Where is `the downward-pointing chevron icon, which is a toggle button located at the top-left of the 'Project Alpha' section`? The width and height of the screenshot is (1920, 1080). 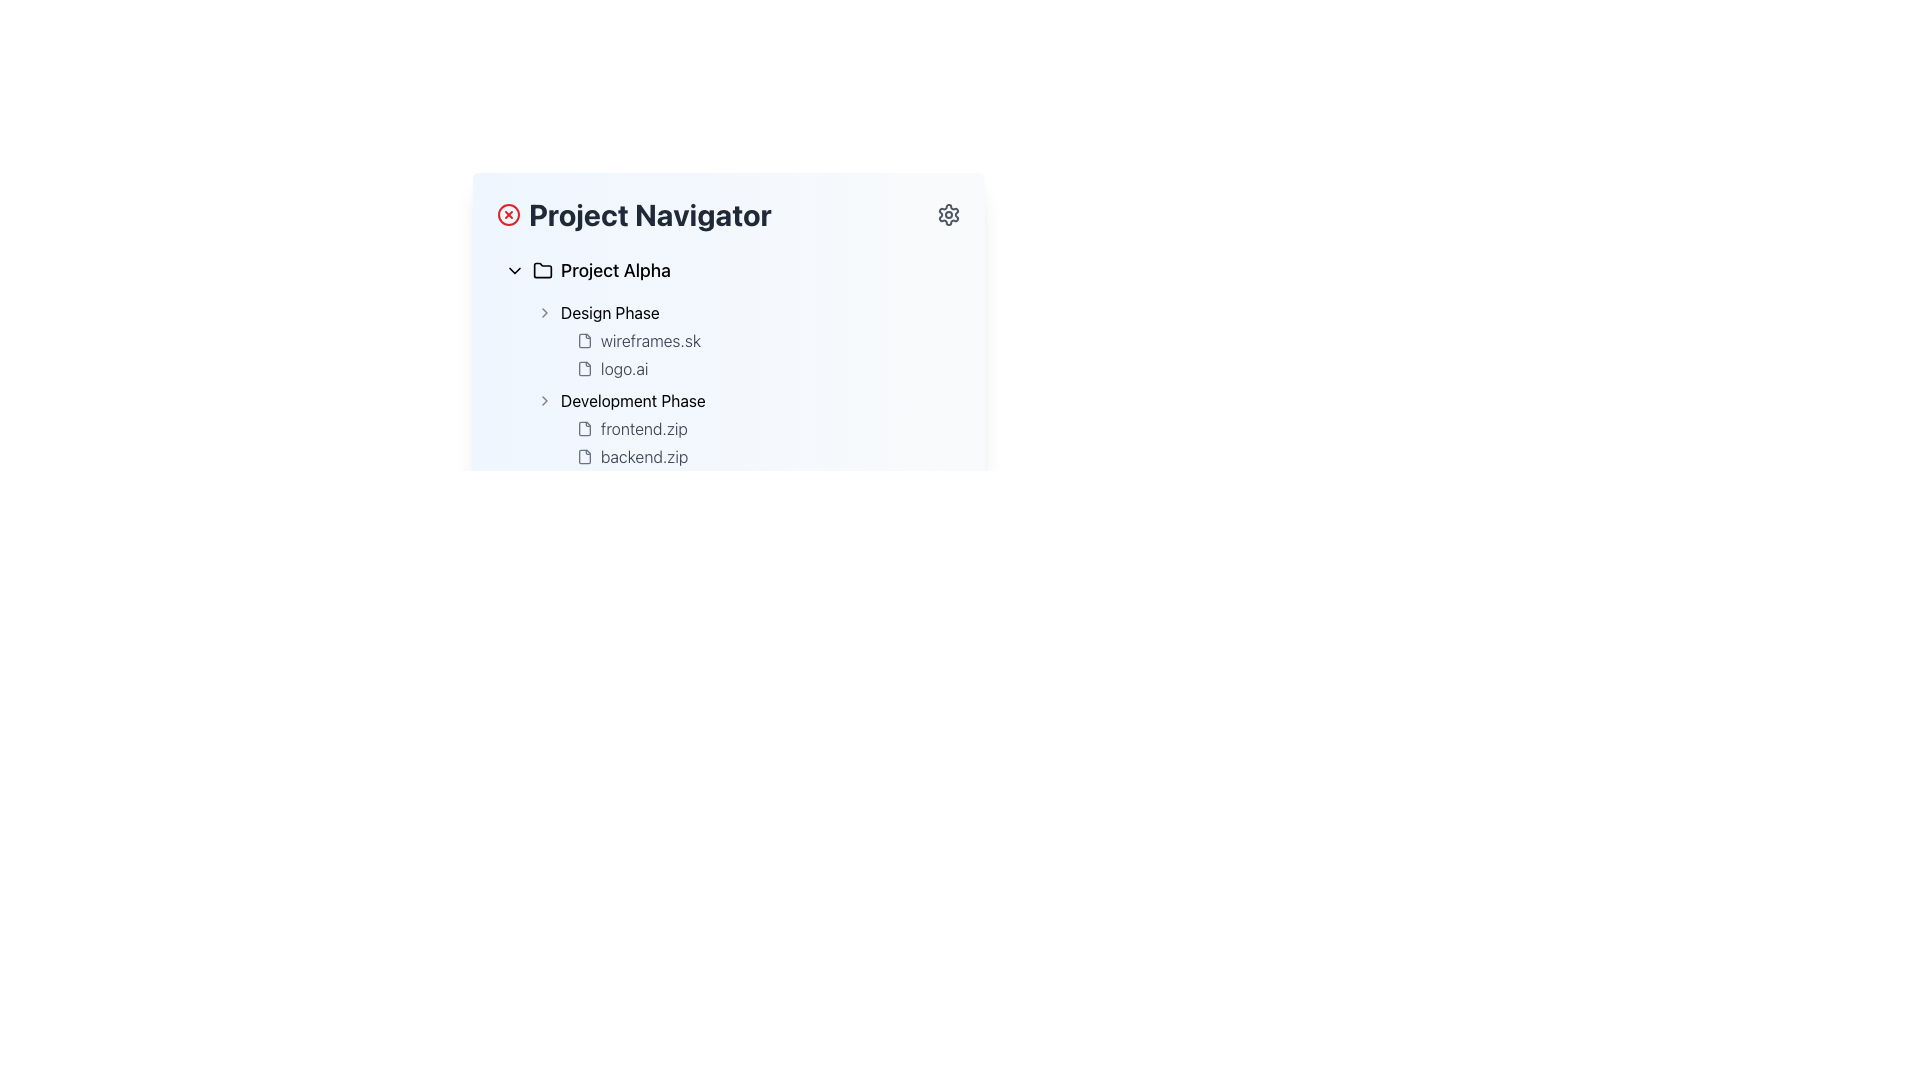 the downward-pointing chevron icon, which is a toggle button located at the top-left of the 'Project Alpha' section is located at coordinates (514, 270).